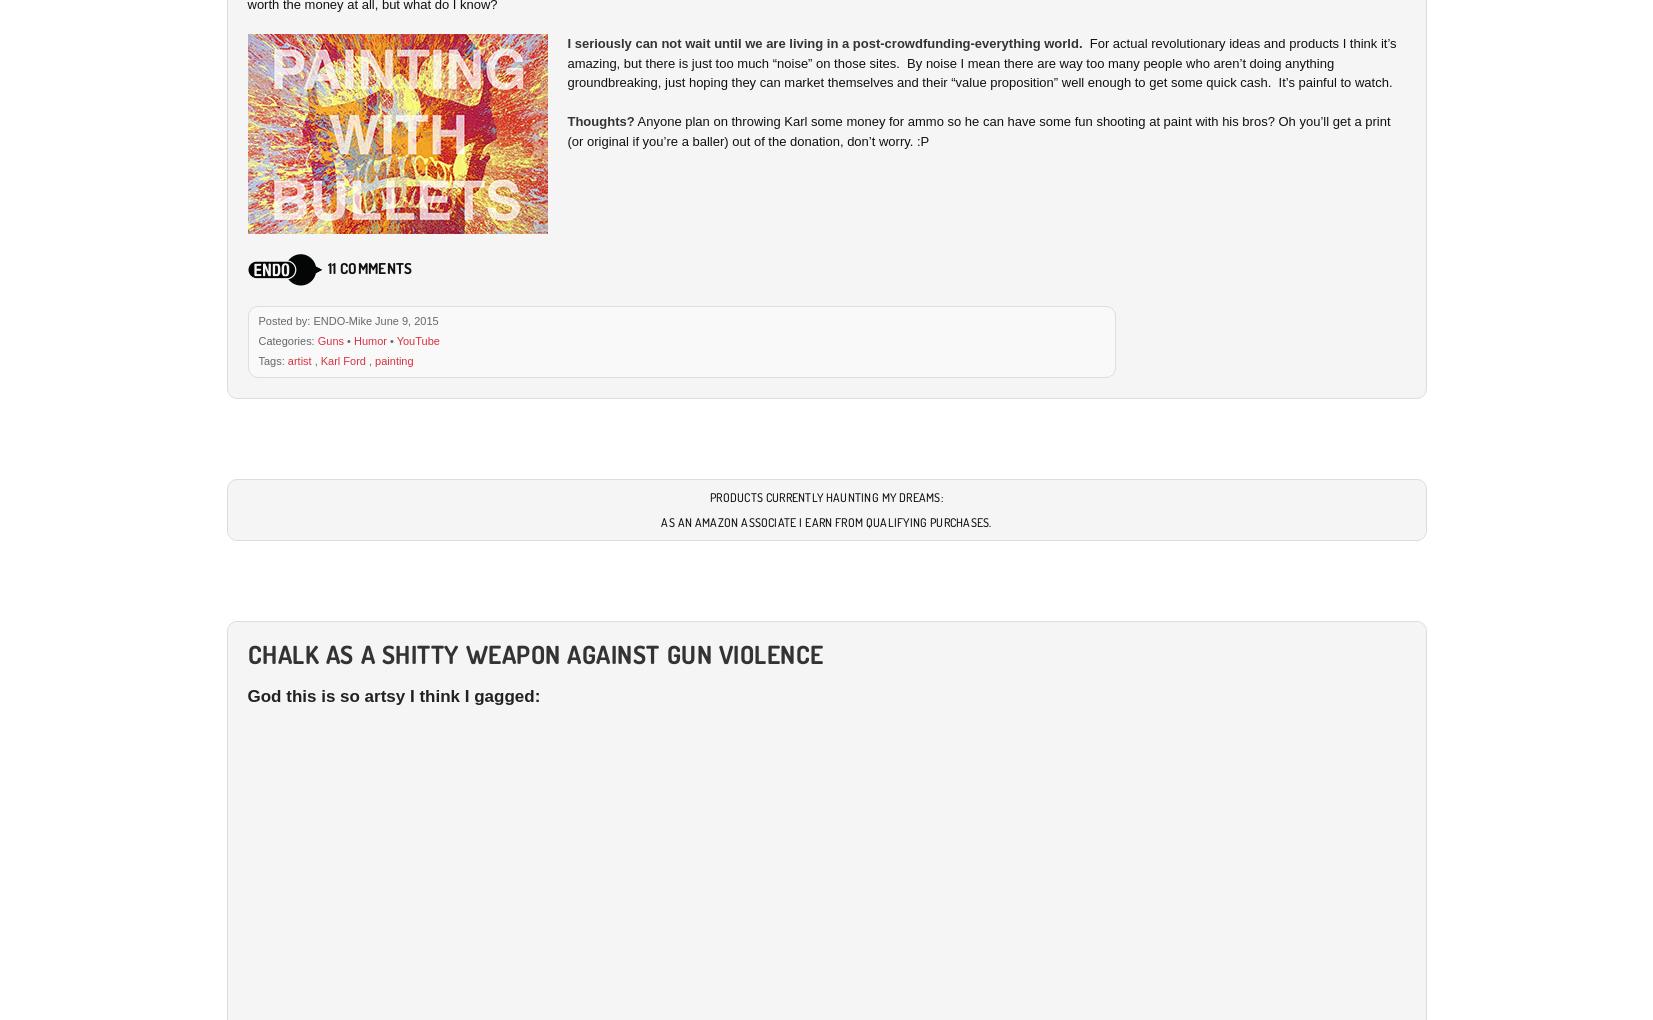 The height and width of the screenshot is (1020, 1653). Describe the element at coordinates (393, 358) in the screenshot. I see `'painting'` at that location.